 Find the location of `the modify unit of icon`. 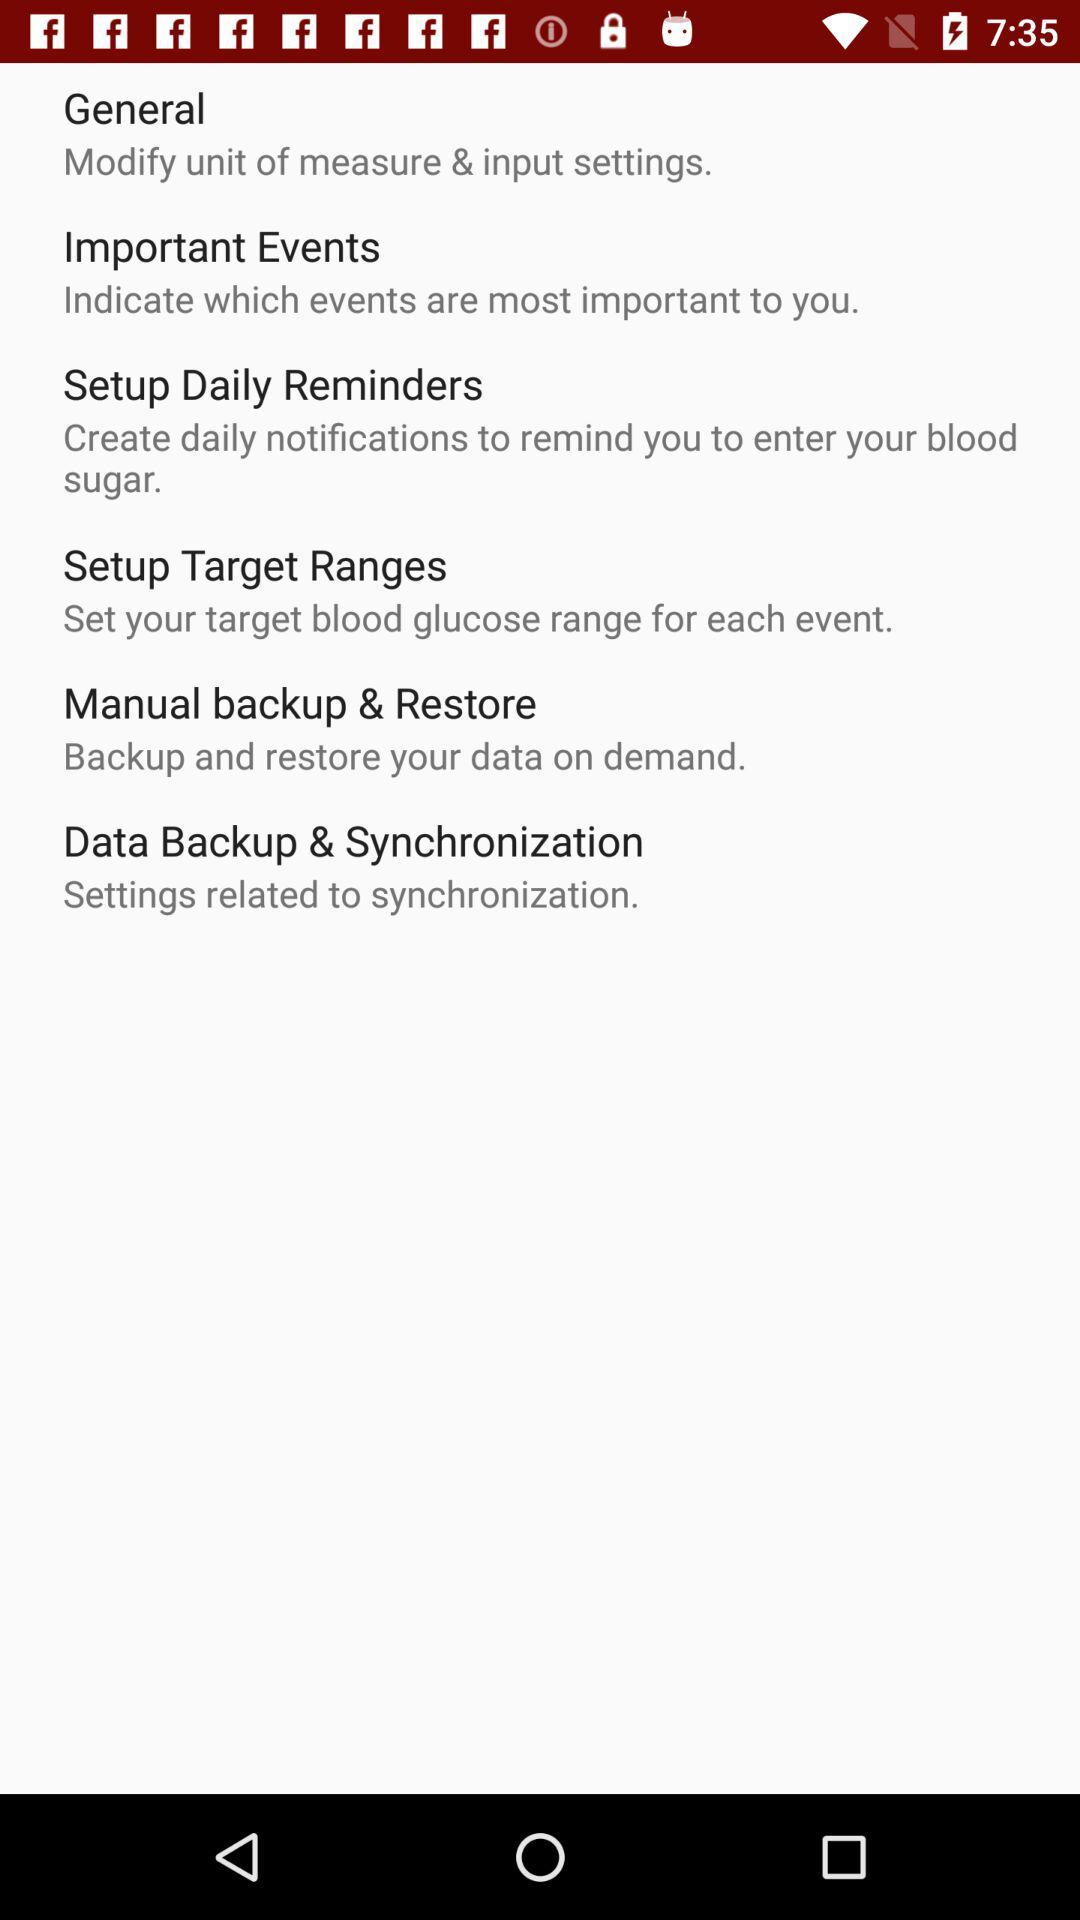

the modify unit of icon is located at coordinates (388, 160).